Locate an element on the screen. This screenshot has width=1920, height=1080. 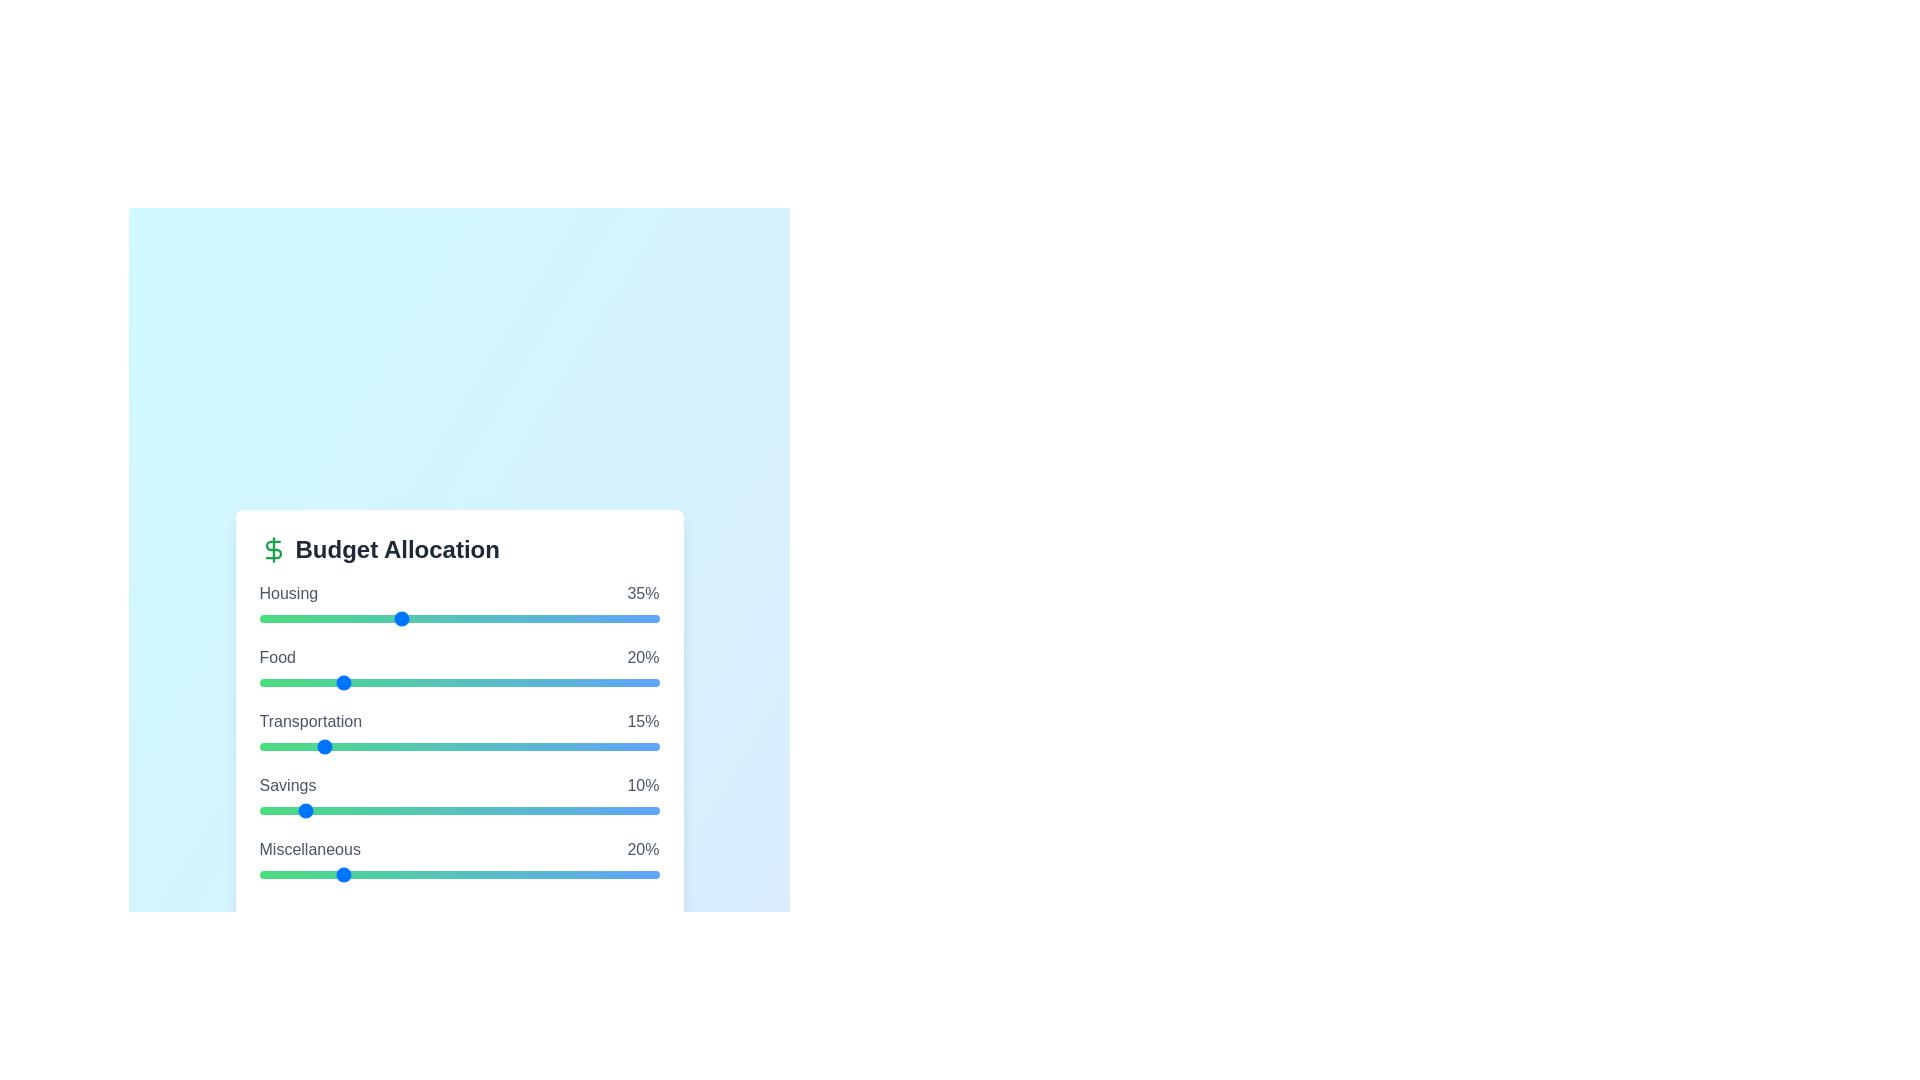
the category name Food to focus on it is located at coordinates (276, 658).